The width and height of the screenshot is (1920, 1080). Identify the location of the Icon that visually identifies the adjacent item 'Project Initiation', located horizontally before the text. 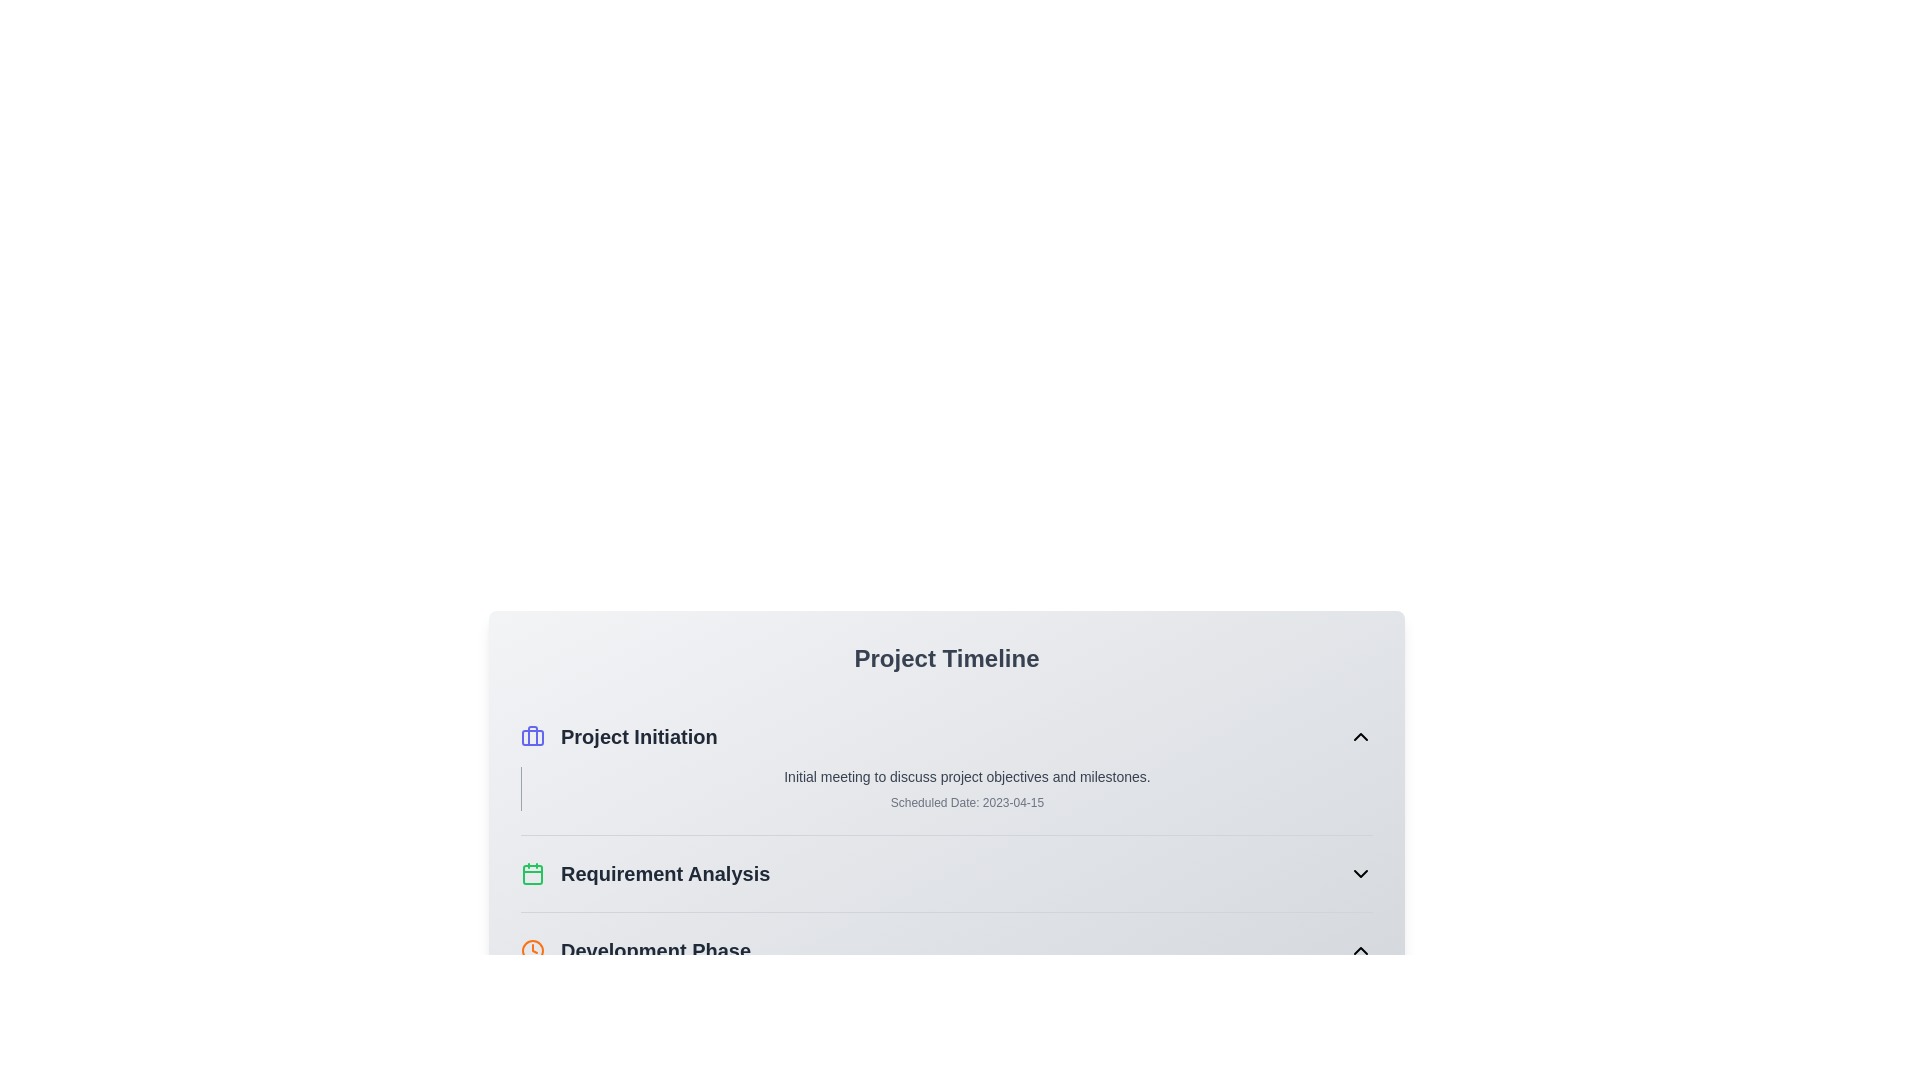
(532, 736).